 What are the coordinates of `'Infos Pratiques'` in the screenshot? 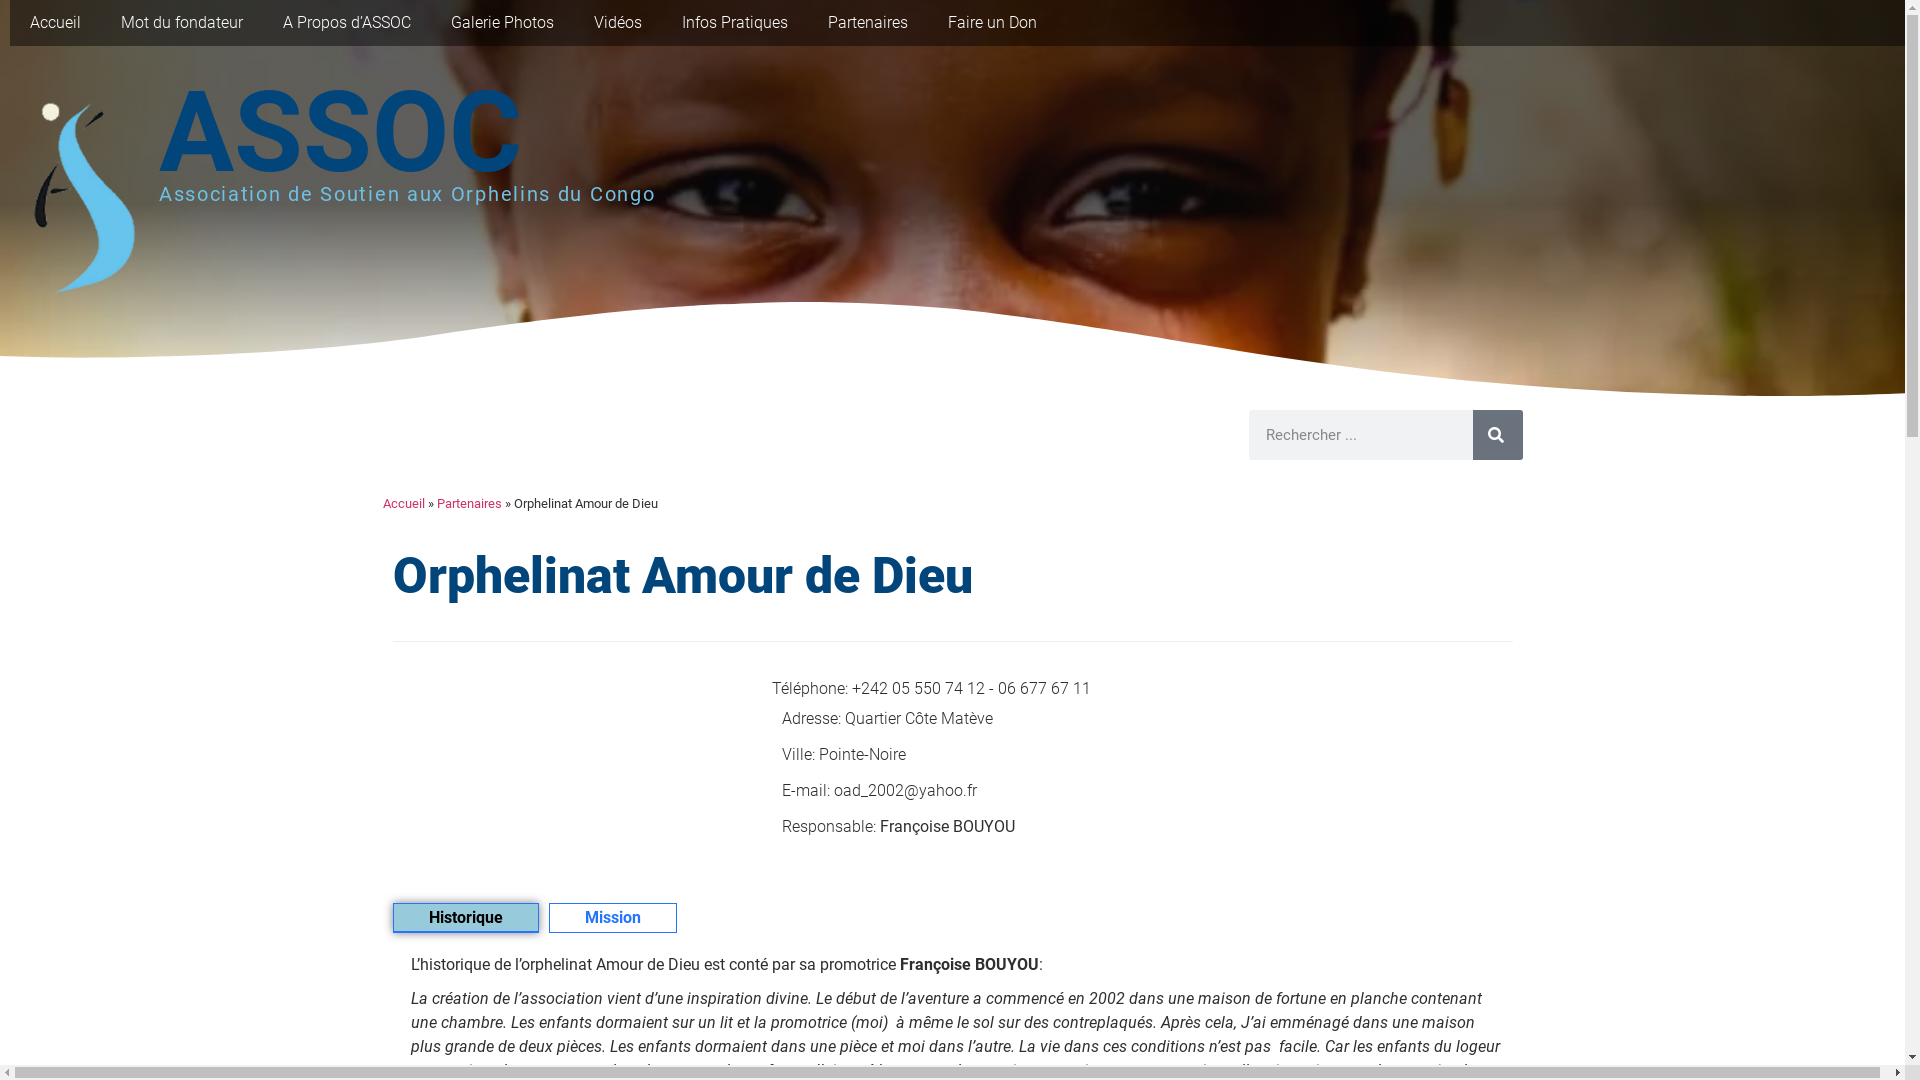 It's located at (733, 23).